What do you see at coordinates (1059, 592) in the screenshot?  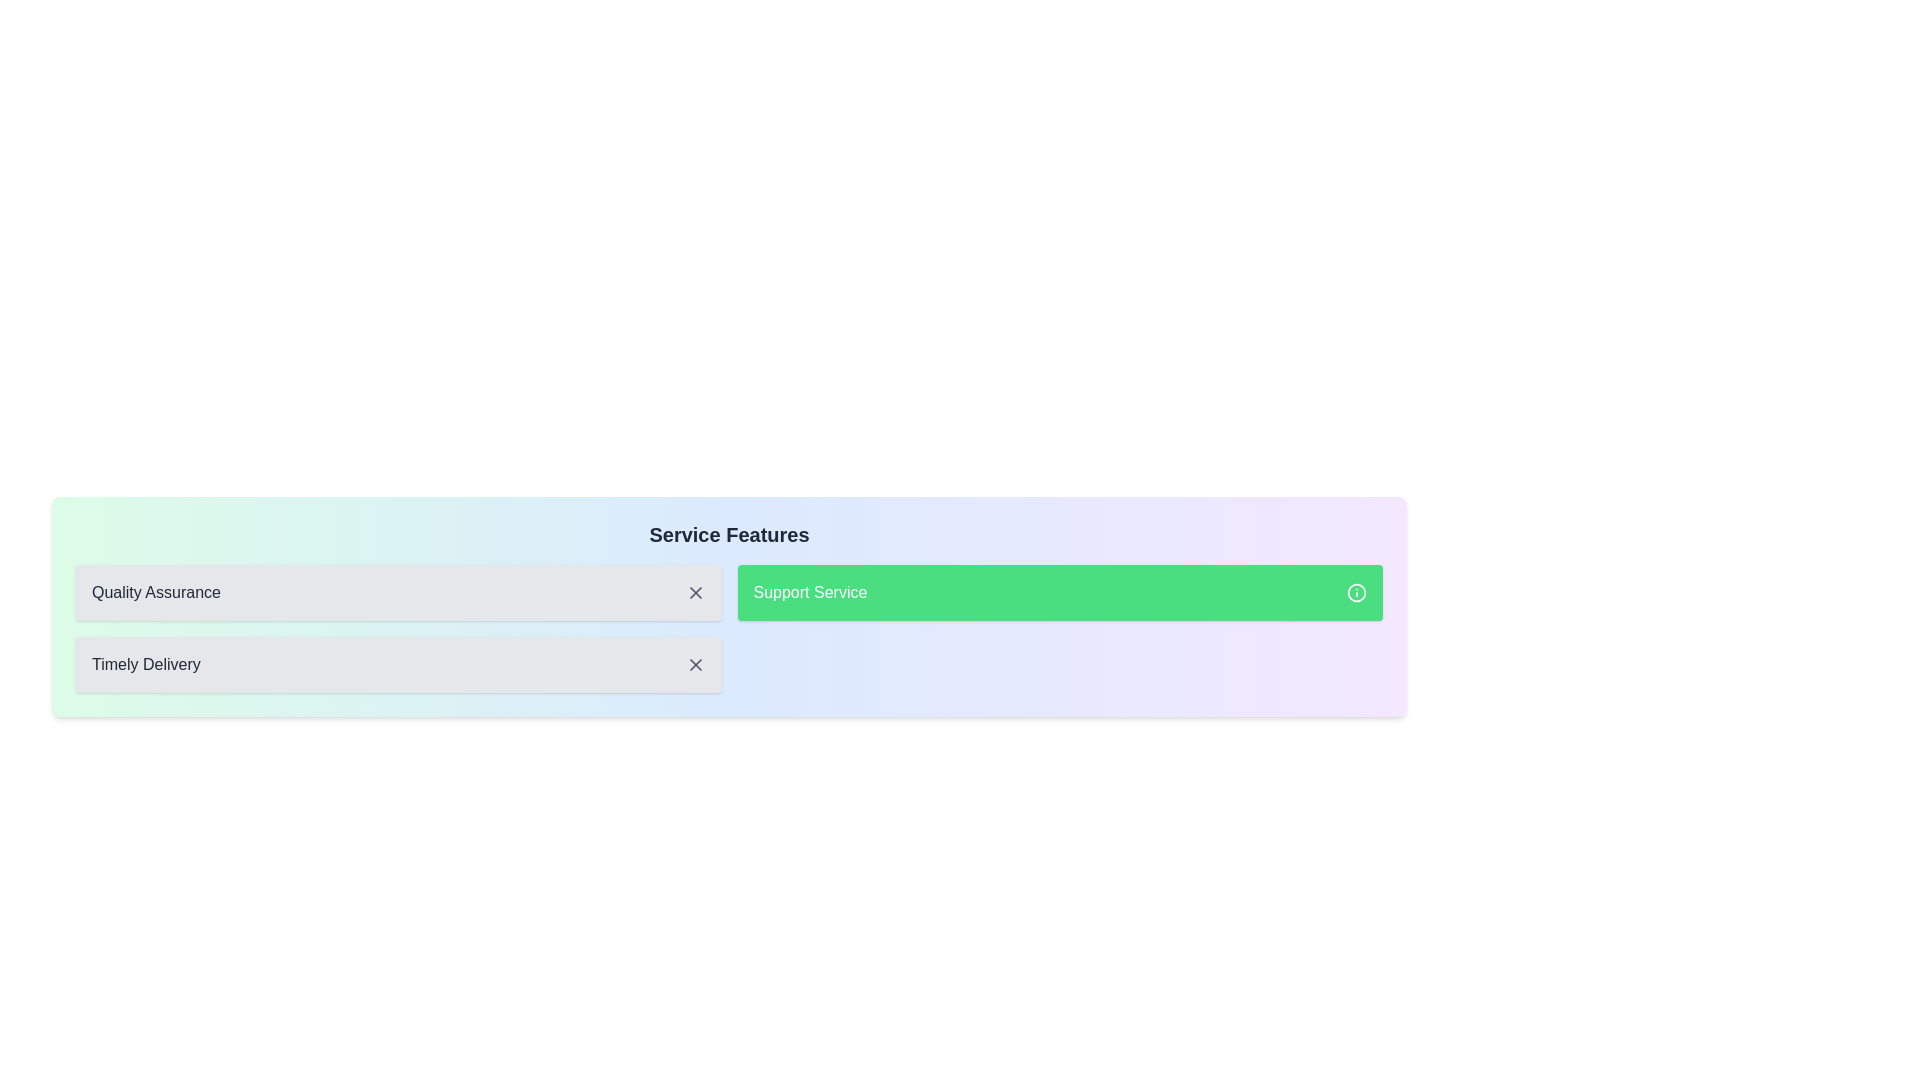 I see `the item labeled Support Service` at bounding box center [1059, 592].